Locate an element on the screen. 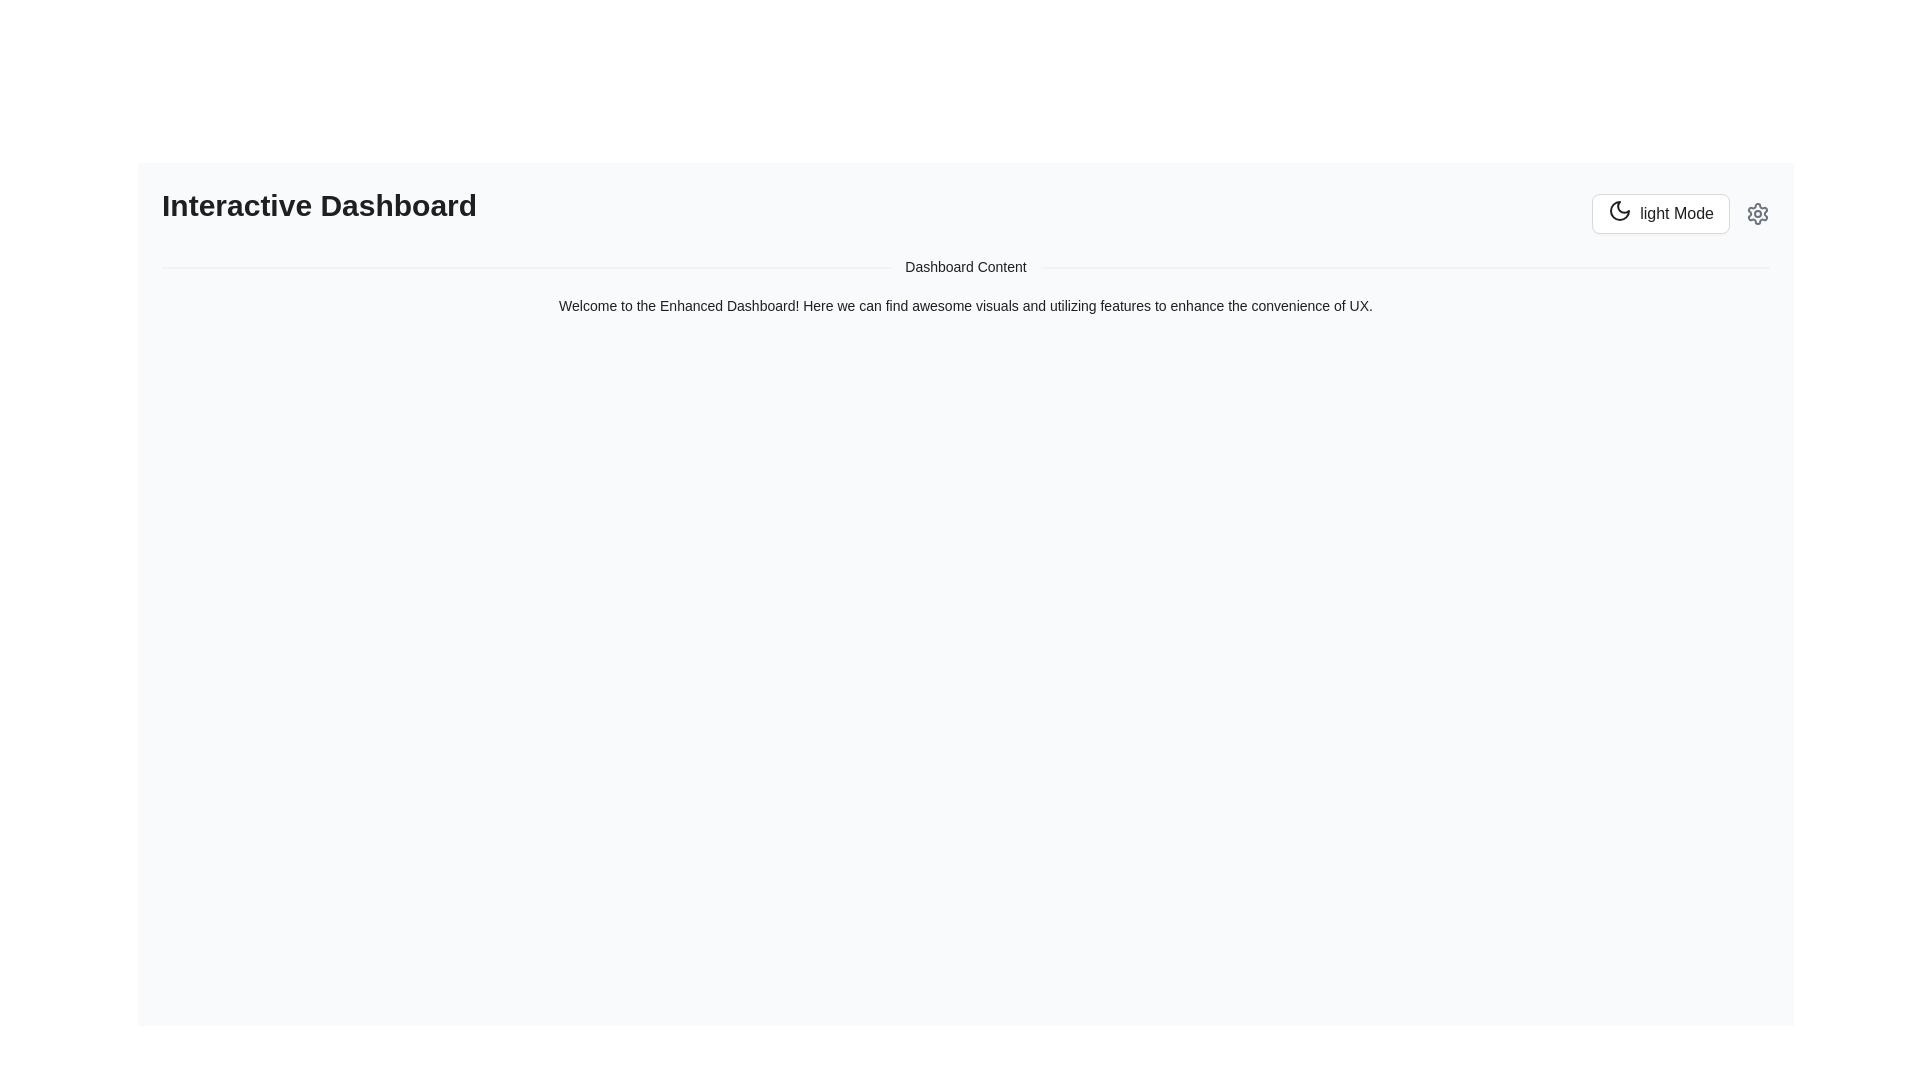 The image size is (1920, 1080). welcome message text block that says 'Welcome to the Enhanced Dashboard! Here we can find awesome visuals and utilizing features to enhance the convenience of UX.' positioned centrally below 'Dashboard Content' is located at coordinates (965, 305).